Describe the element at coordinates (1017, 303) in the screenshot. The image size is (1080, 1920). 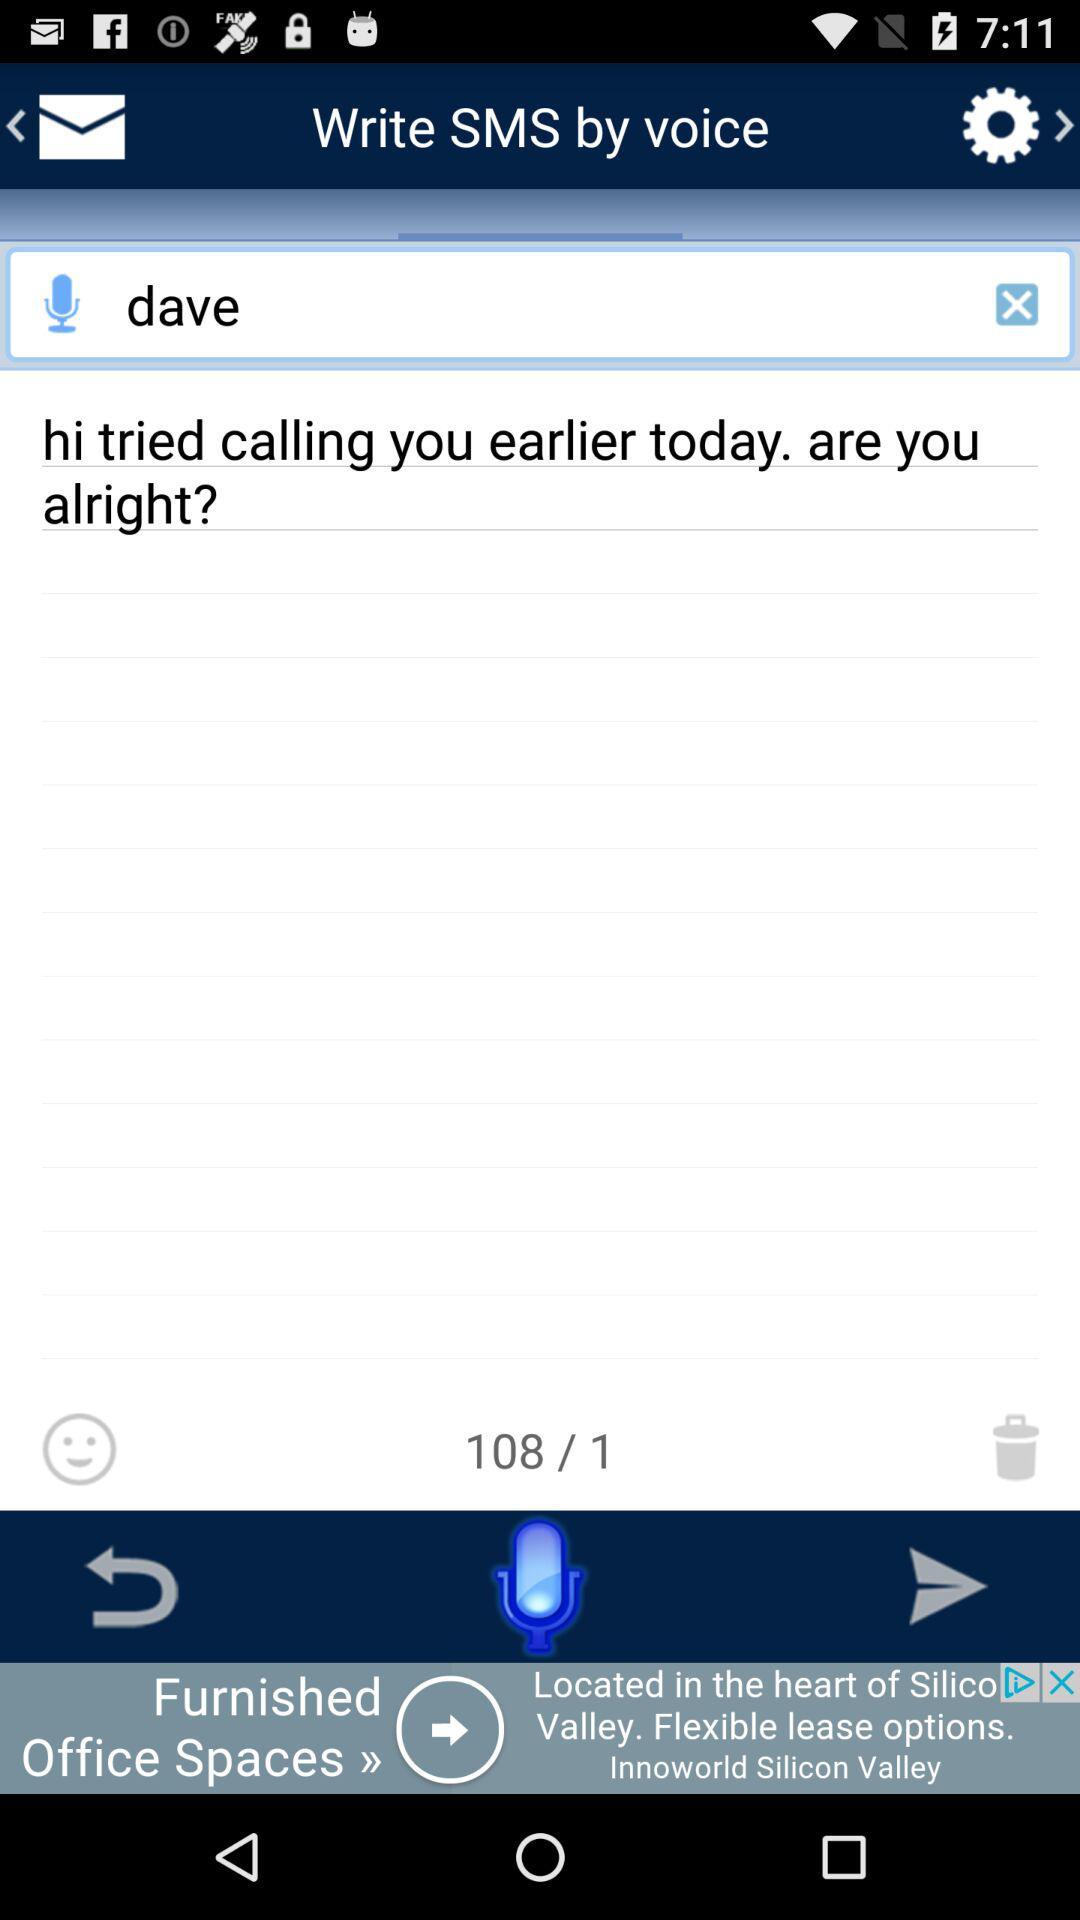
I see `exit text to speech mode` at that location.